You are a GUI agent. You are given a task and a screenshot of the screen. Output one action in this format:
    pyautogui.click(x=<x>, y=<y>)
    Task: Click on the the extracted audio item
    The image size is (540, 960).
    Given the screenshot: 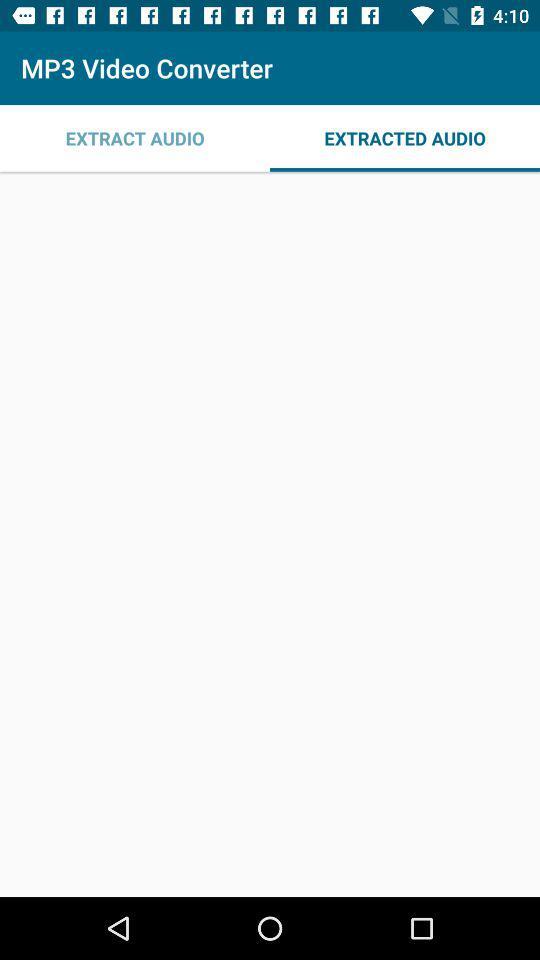 What is the action you would take?
    pyautogui.click(x=405, y=137)
    